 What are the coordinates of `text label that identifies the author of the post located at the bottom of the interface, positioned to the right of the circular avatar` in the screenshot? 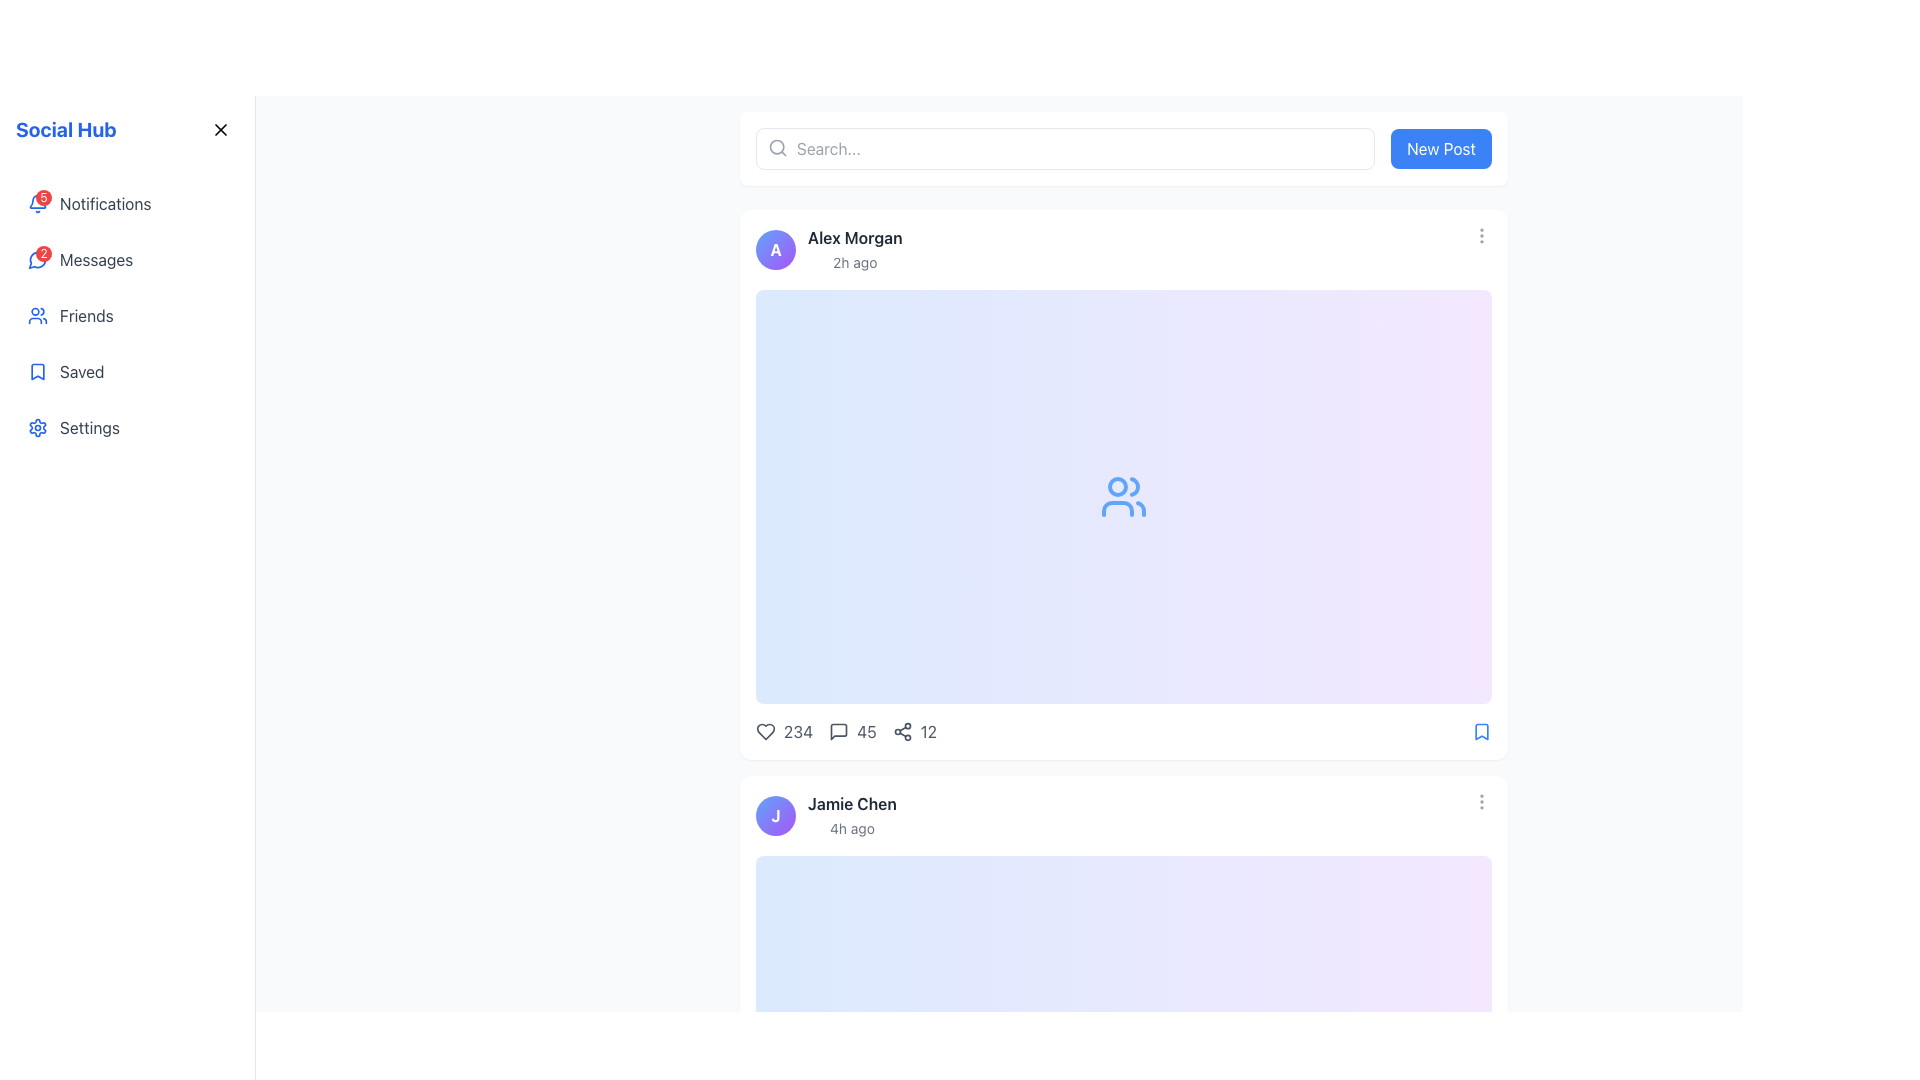 It's located at (852, 802).